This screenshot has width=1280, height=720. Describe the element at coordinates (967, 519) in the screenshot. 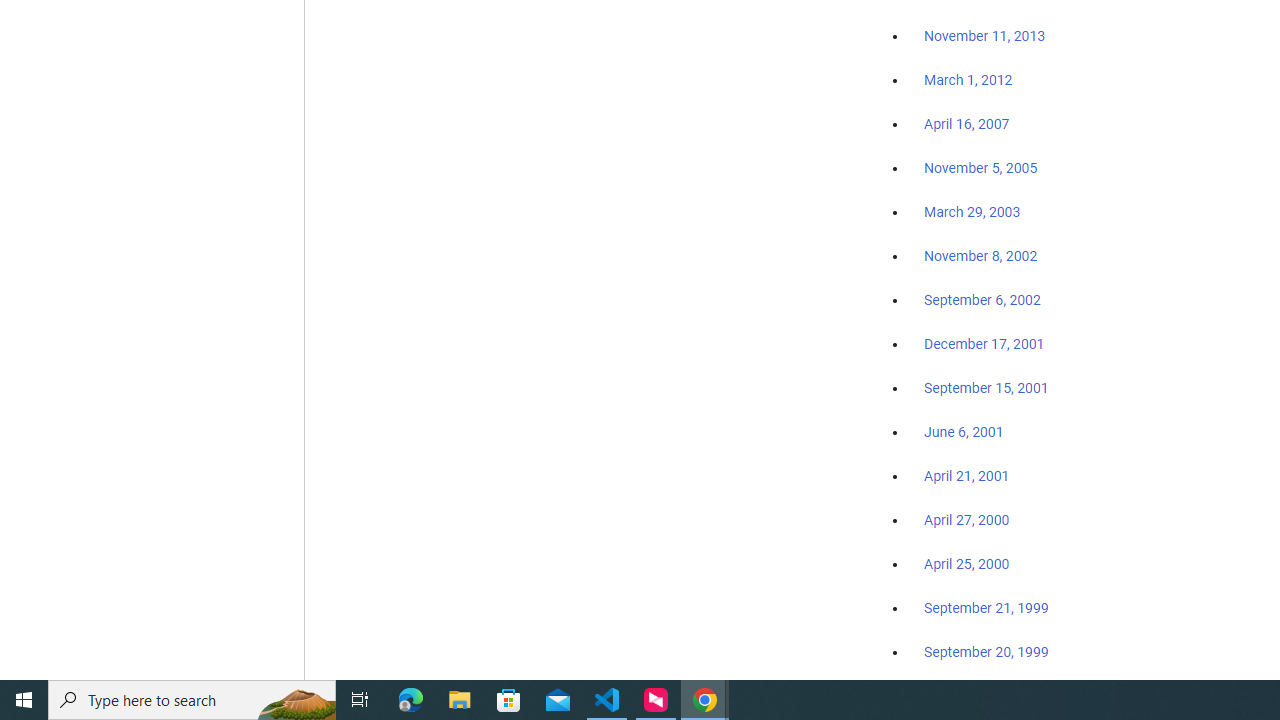

I see `'April 27, 2000'` at that location.